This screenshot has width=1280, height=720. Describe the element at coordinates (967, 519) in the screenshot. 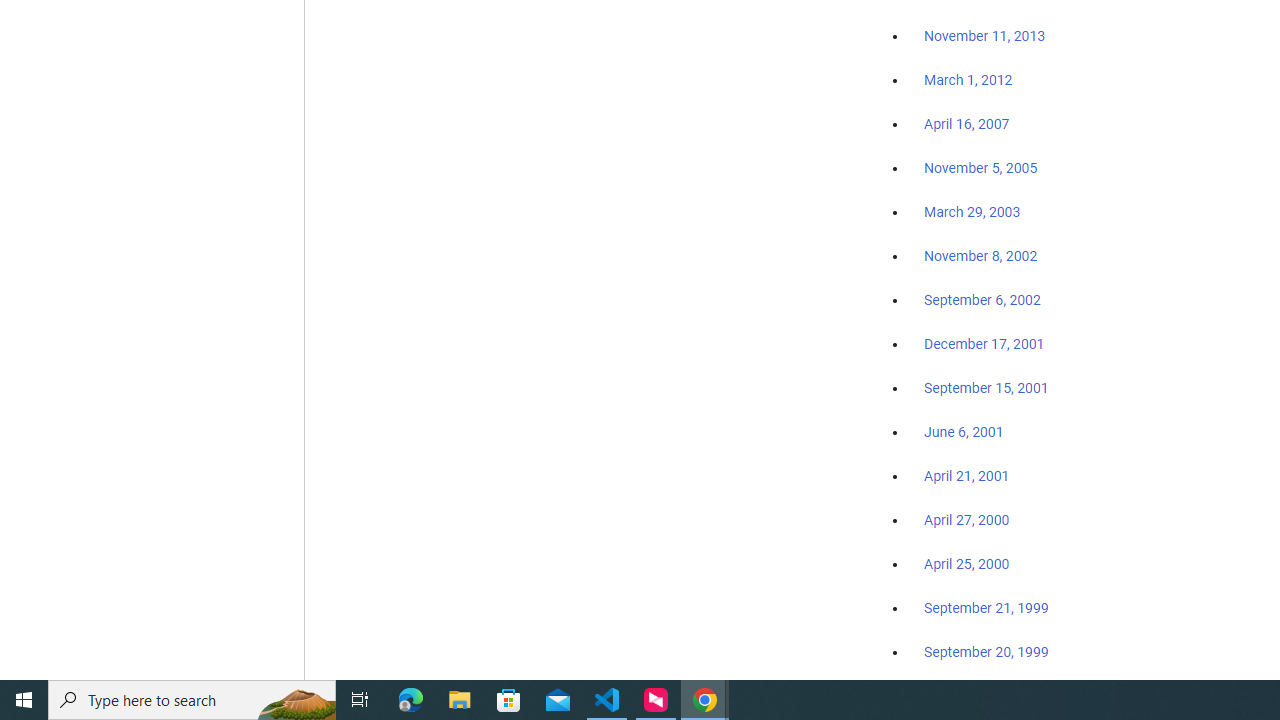

I see `'April 27, 2000'` at that location.